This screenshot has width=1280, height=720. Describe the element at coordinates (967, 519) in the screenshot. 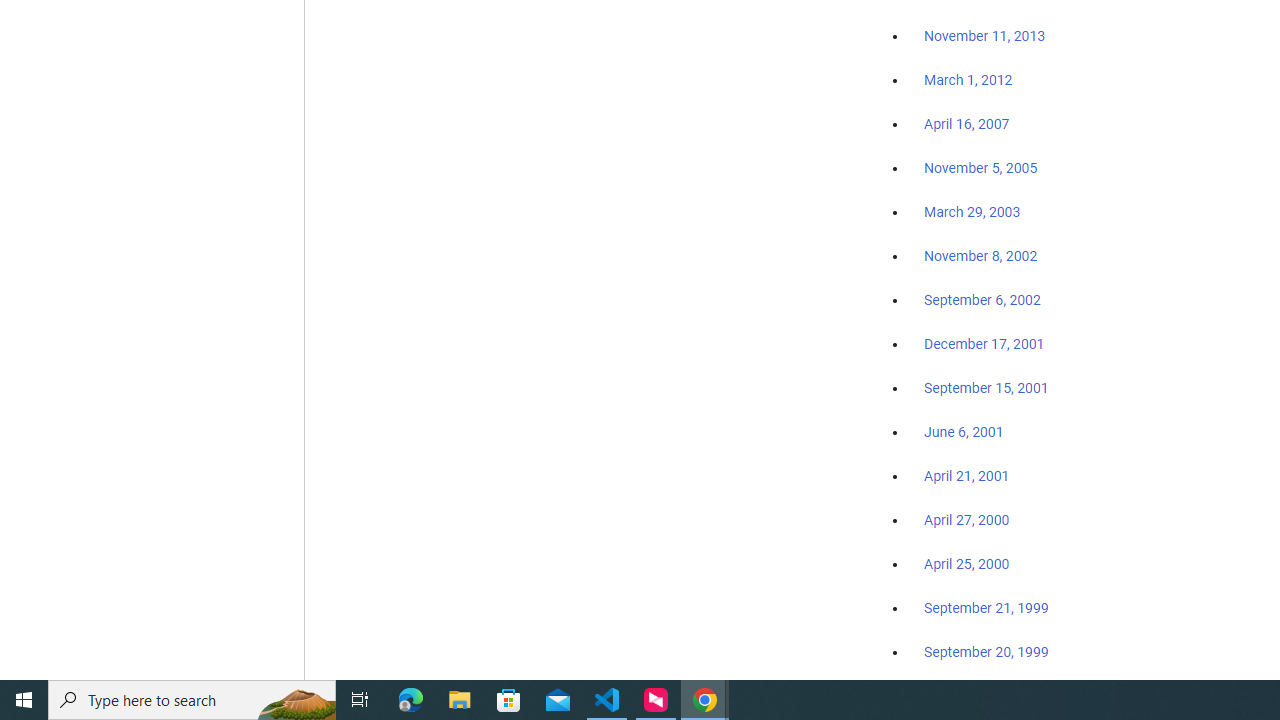

I see `'April 27, 2000'` at that location.